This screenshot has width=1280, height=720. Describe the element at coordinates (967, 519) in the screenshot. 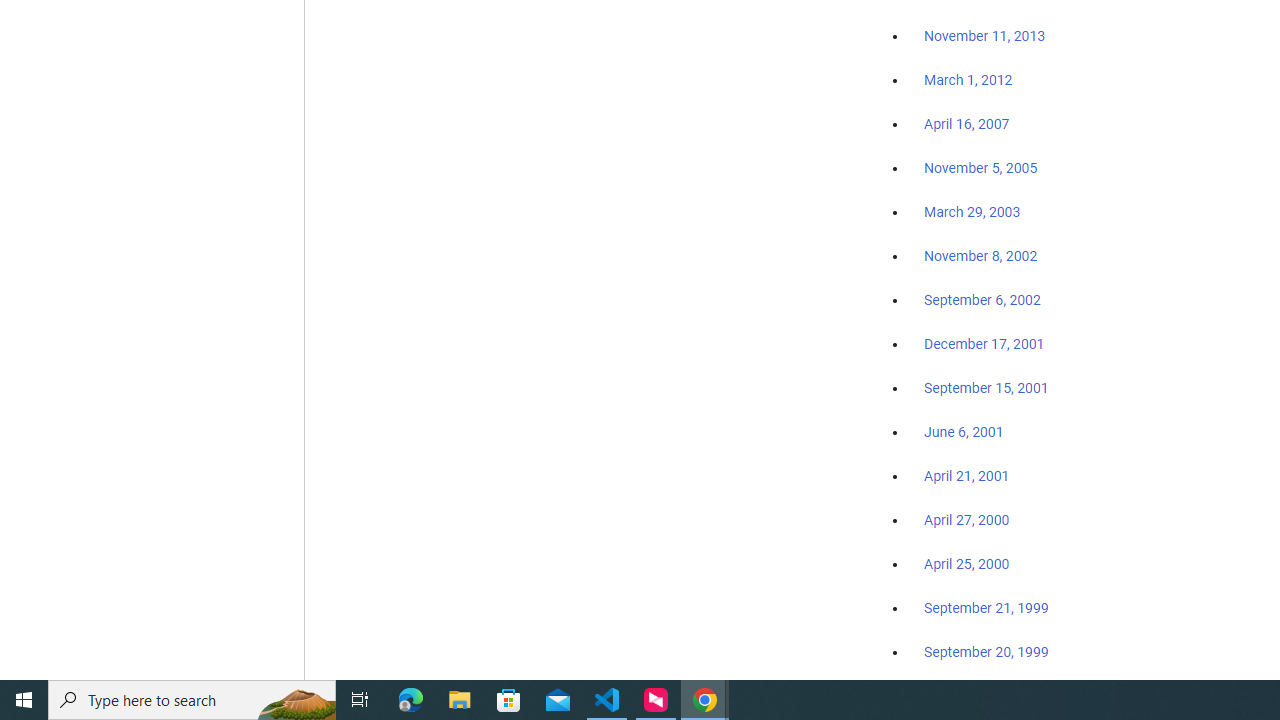

I see `'April 27, 2000'` at that location.